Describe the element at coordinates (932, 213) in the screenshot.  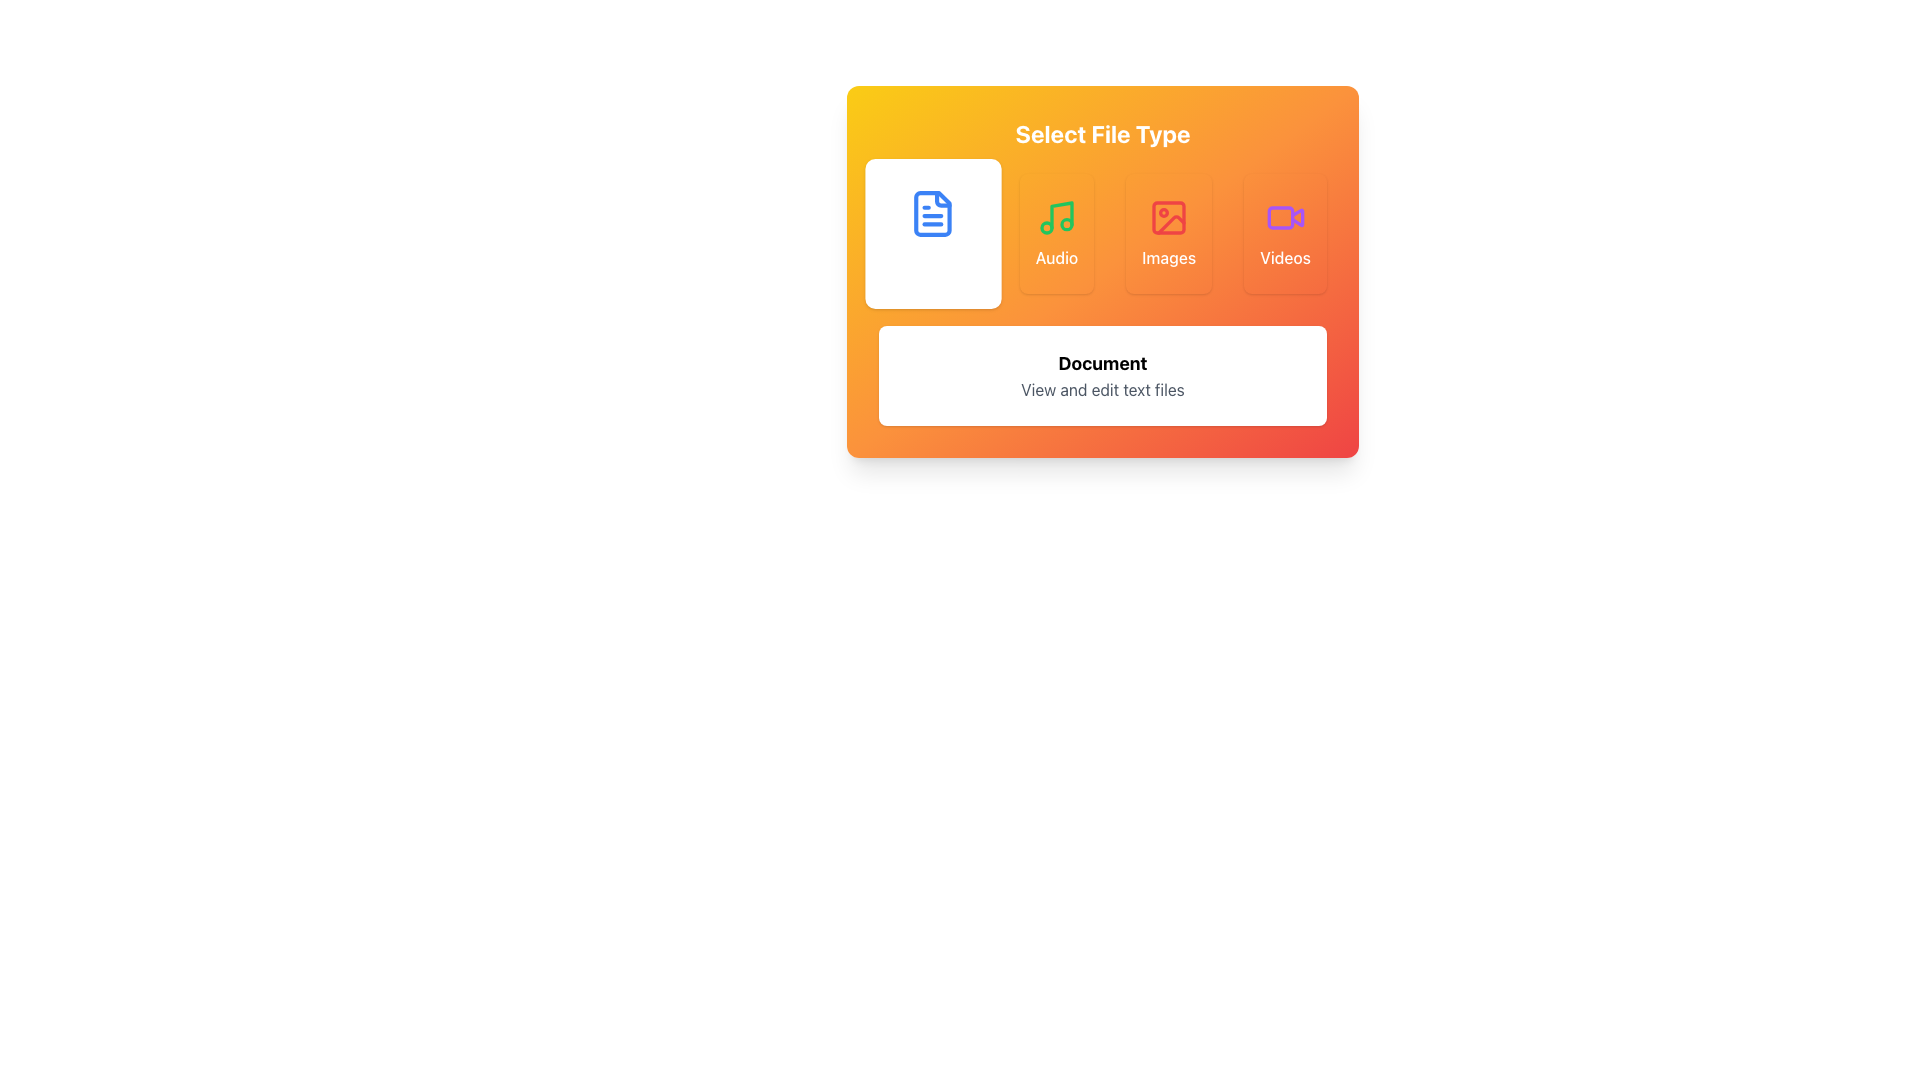
I see `the 'Document' file type icon, which is the first icon from the left in the top row of the file type selection section` at that location.